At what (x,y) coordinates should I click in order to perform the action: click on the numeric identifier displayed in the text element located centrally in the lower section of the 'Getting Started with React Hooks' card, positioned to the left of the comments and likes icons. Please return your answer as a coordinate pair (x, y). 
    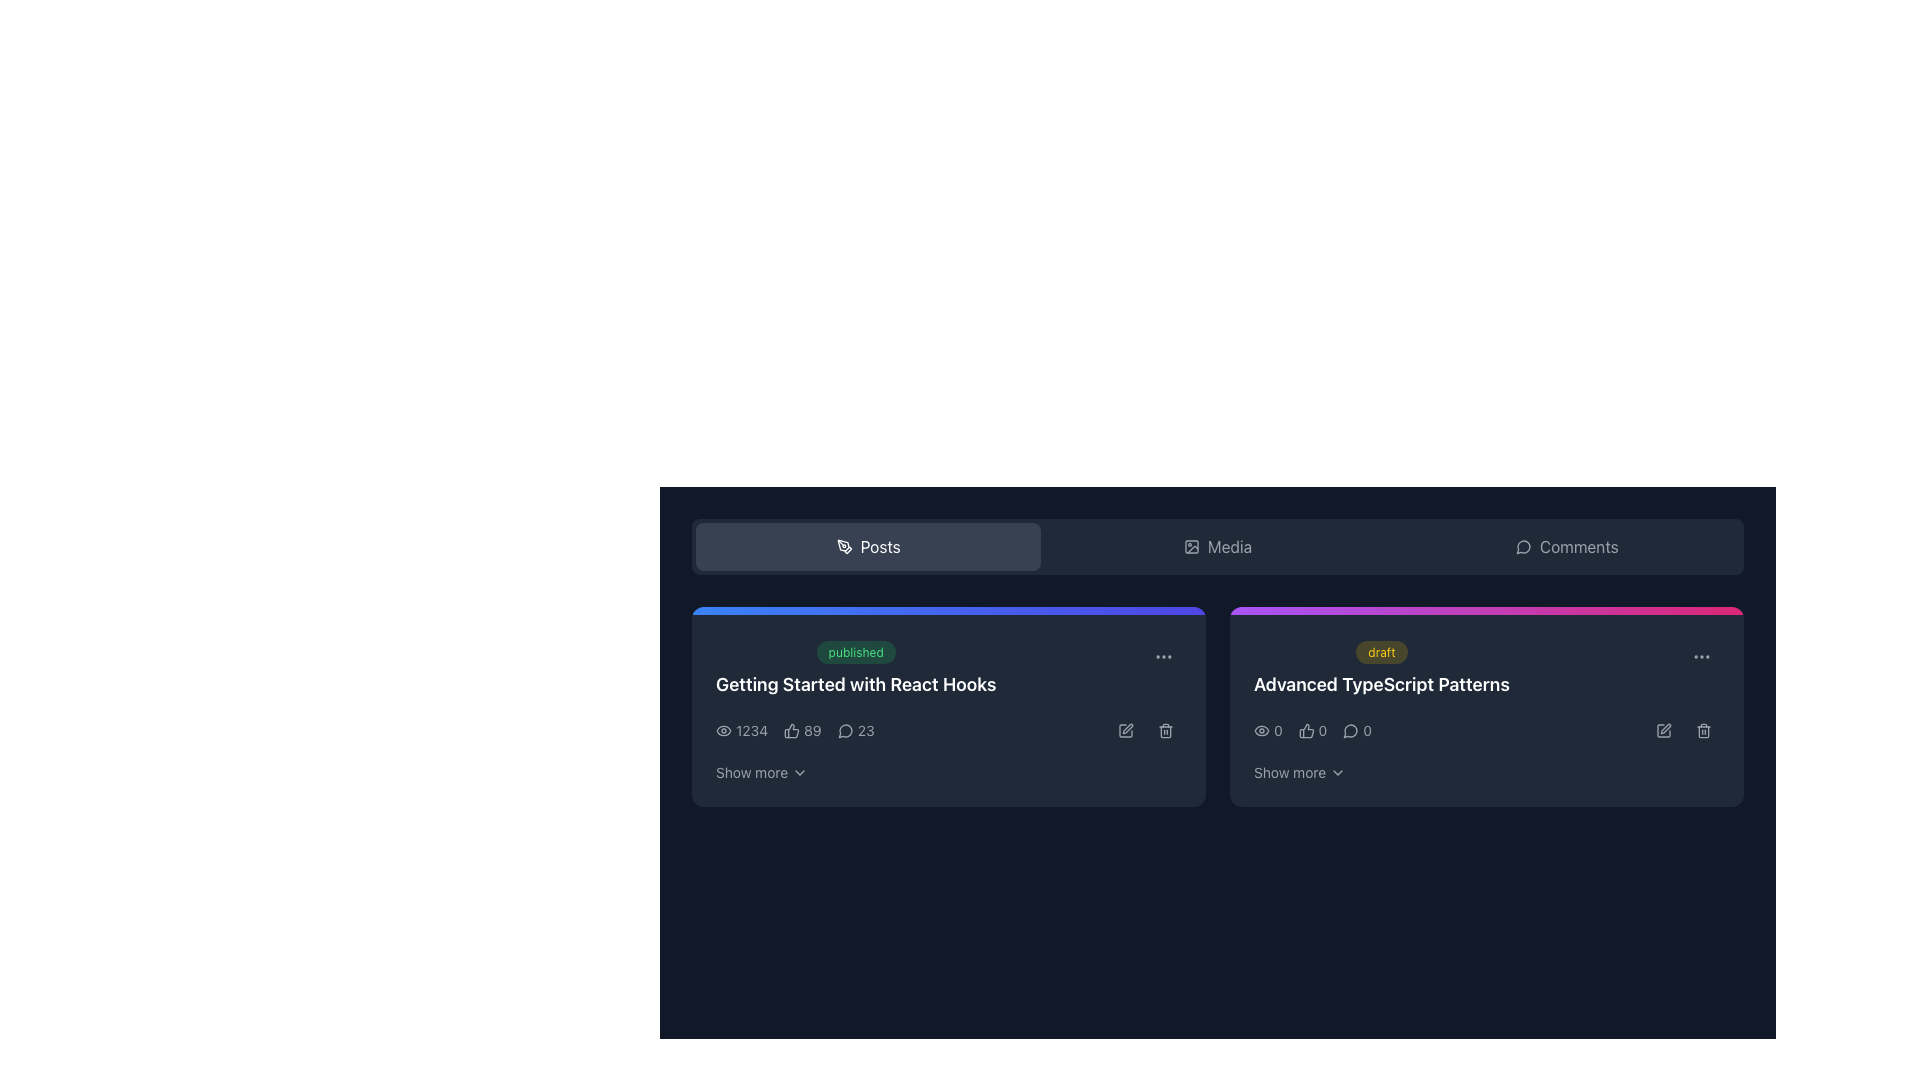
    Looking at the image, I should click on (948, 731).